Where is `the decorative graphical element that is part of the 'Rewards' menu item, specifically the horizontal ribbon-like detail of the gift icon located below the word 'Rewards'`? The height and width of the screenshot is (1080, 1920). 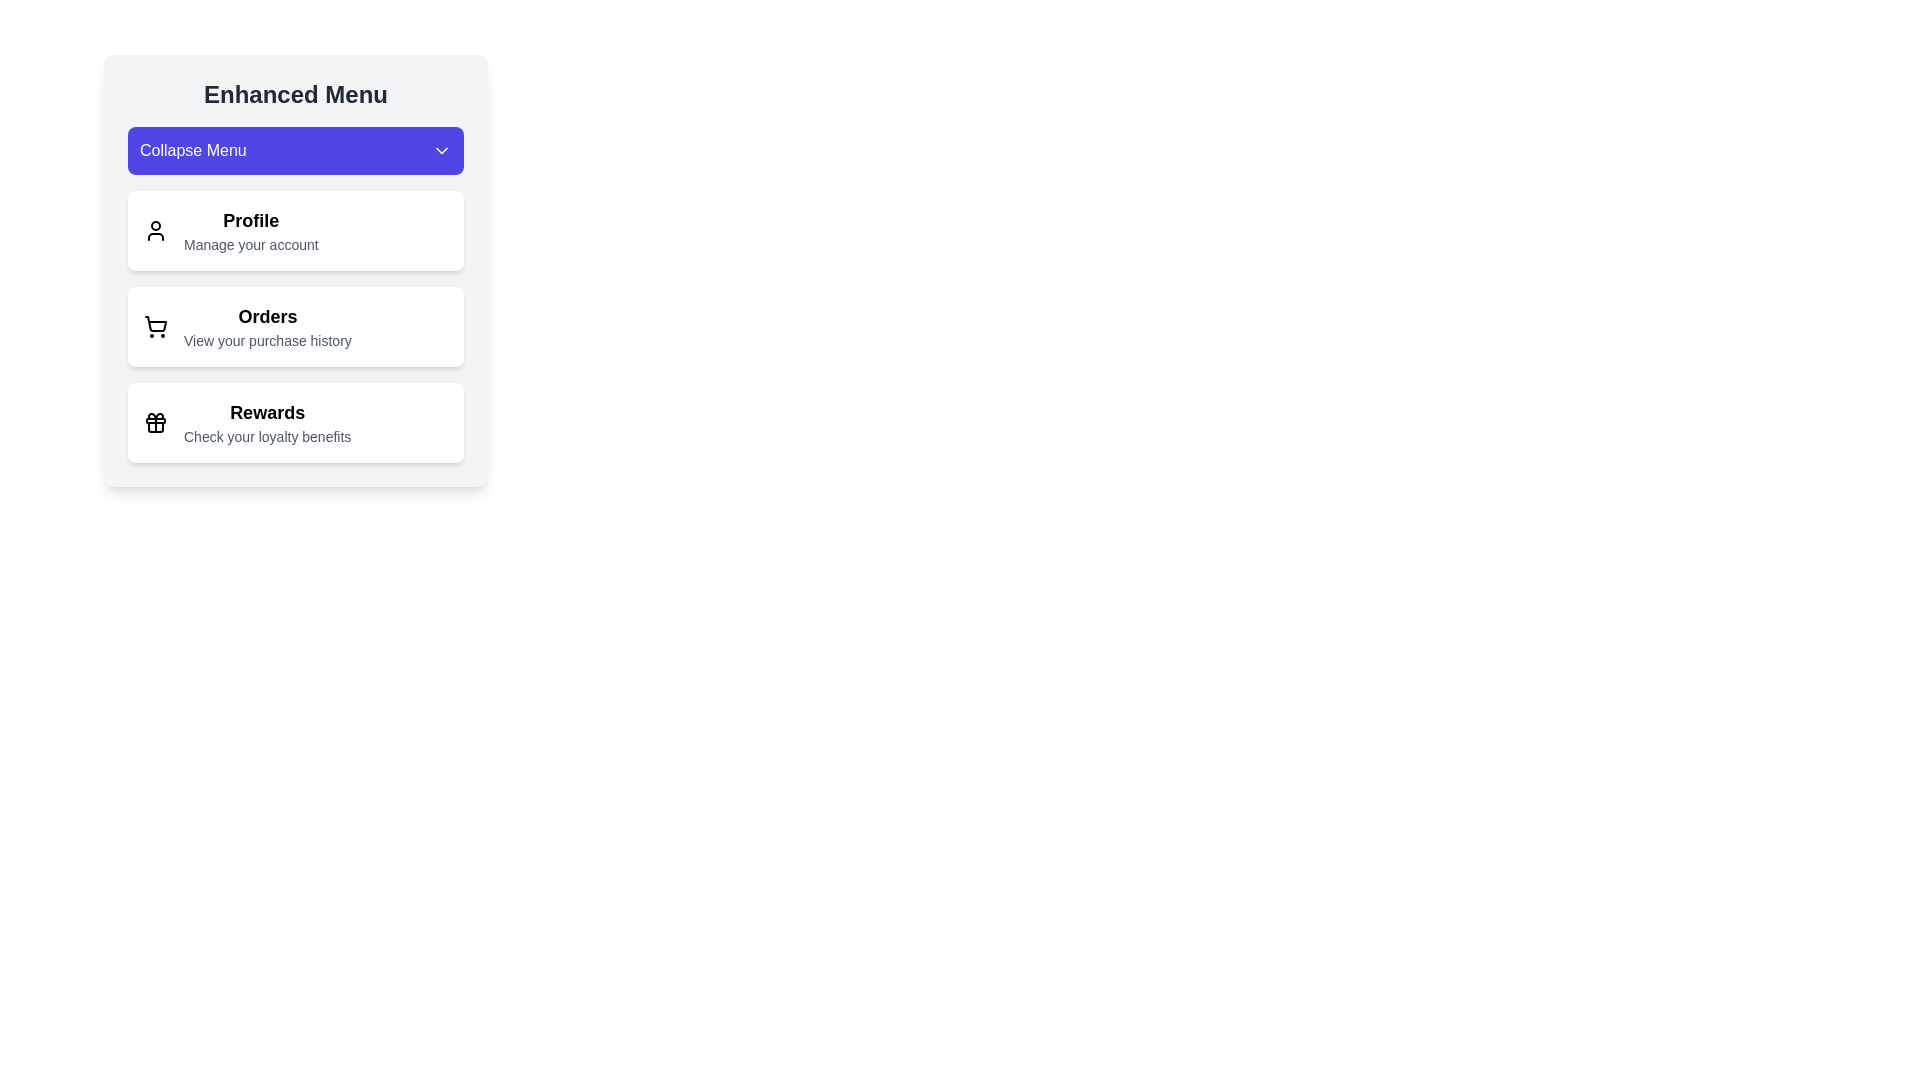
the decorative graphical element that is part of the 'Rewards' menu item, specifically the horizontal ribbon-like detail of the gift icon located below the word 'Rewards' is located at coordinates (155, 419).